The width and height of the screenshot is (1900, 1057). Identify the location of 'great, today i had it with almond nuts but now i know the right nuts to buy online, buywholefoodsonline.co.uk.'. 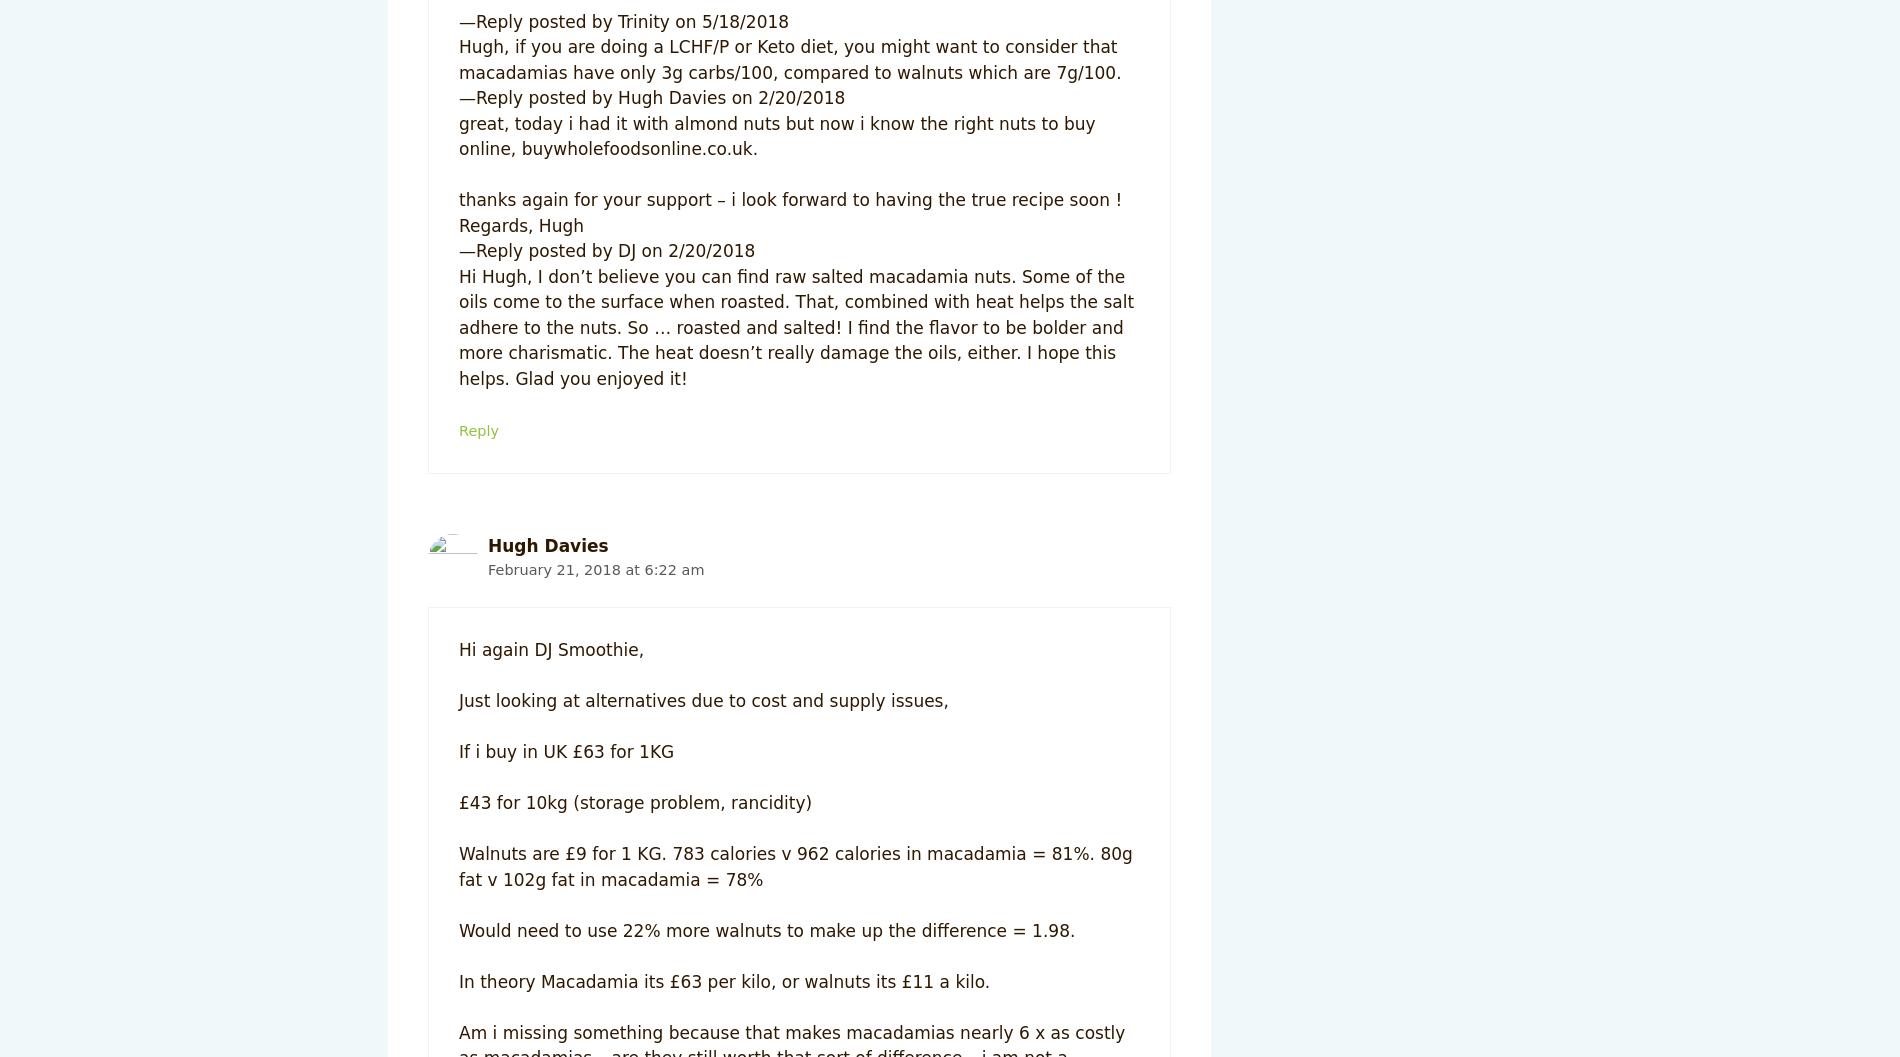
(775, 135).